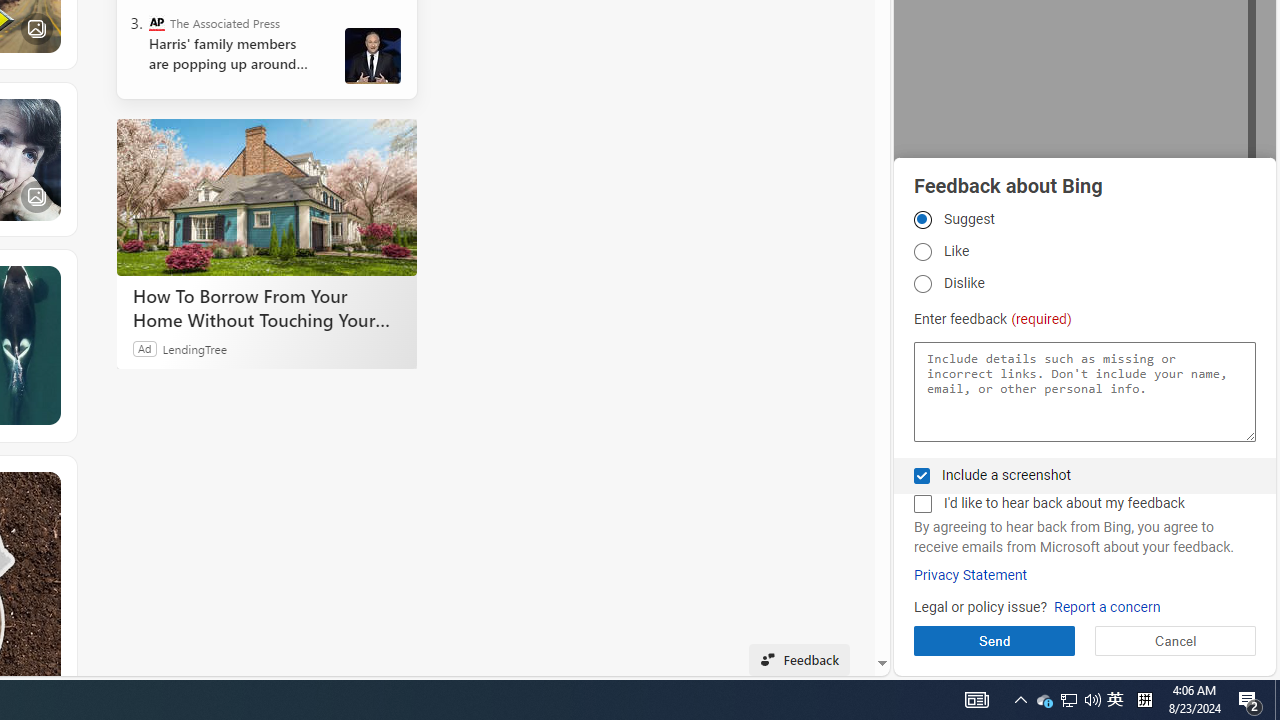 Image resolution: width=1280 pixels, height=720 pixels. Describe the element at coordinates (921, 284) in the screenshot. I see `'Dislike Dislike'` at that location.